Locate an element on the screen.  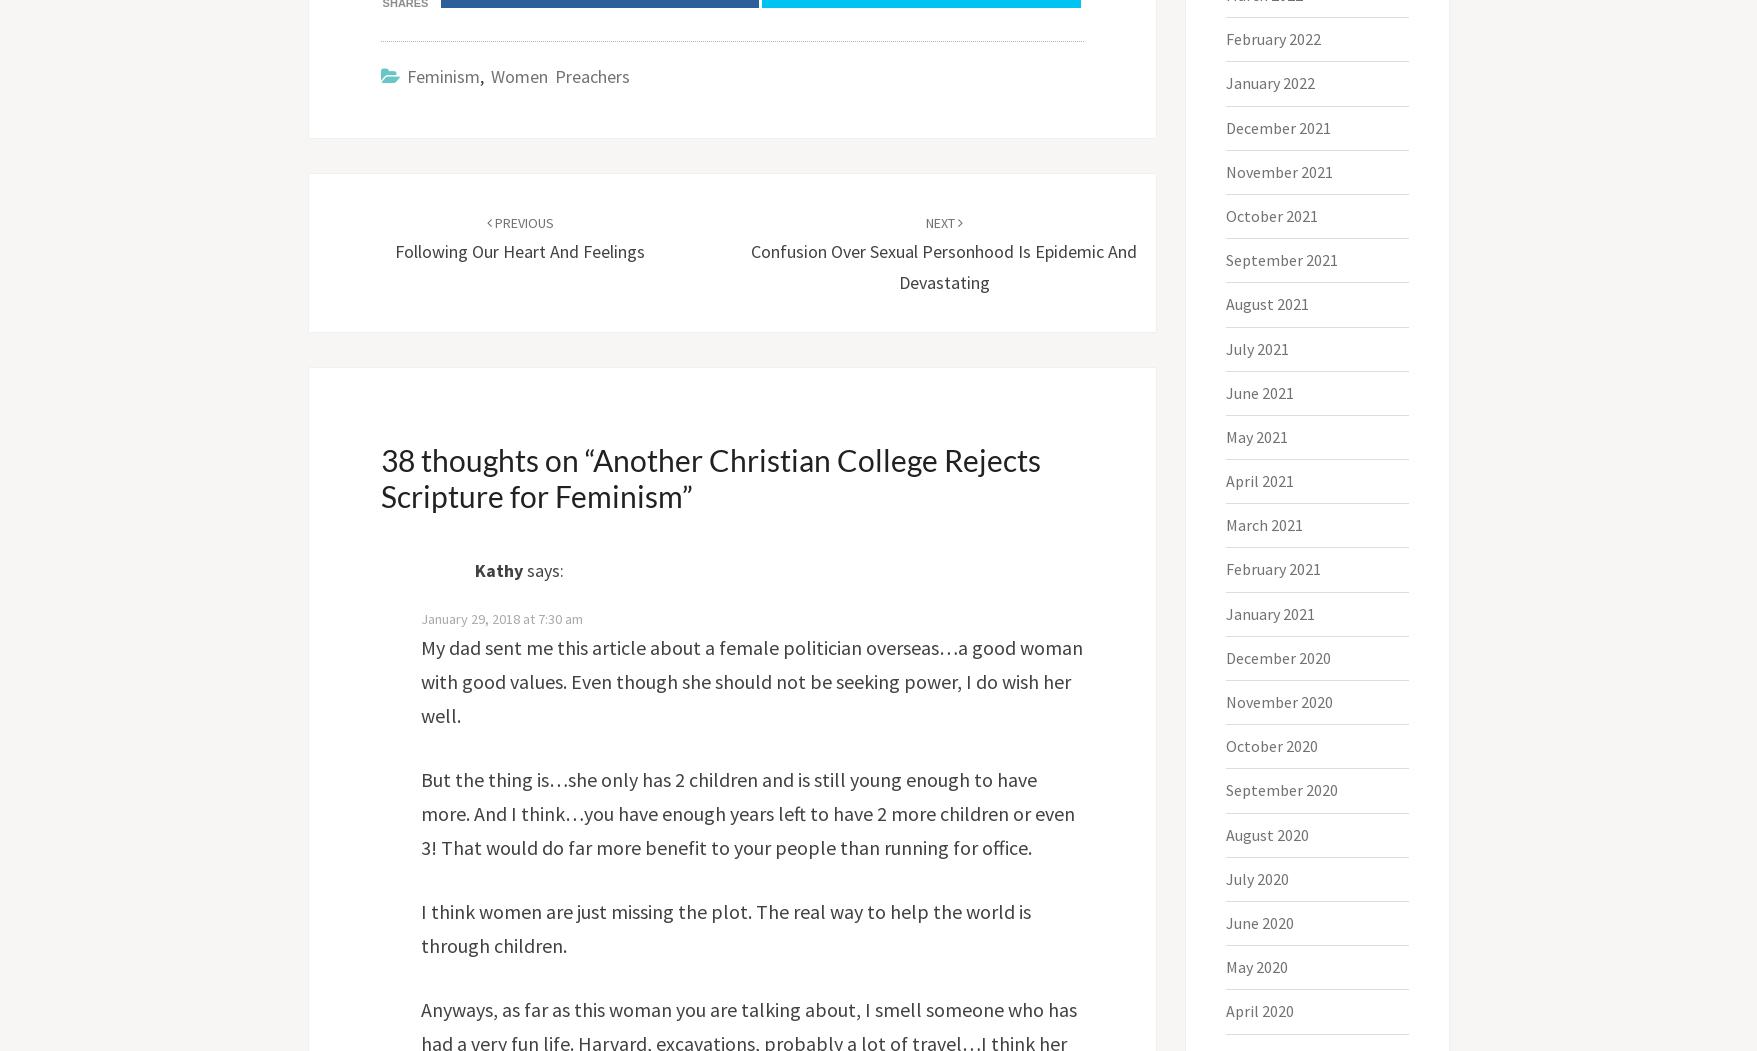
'August 2021' is located at coordinates (1267, 302).